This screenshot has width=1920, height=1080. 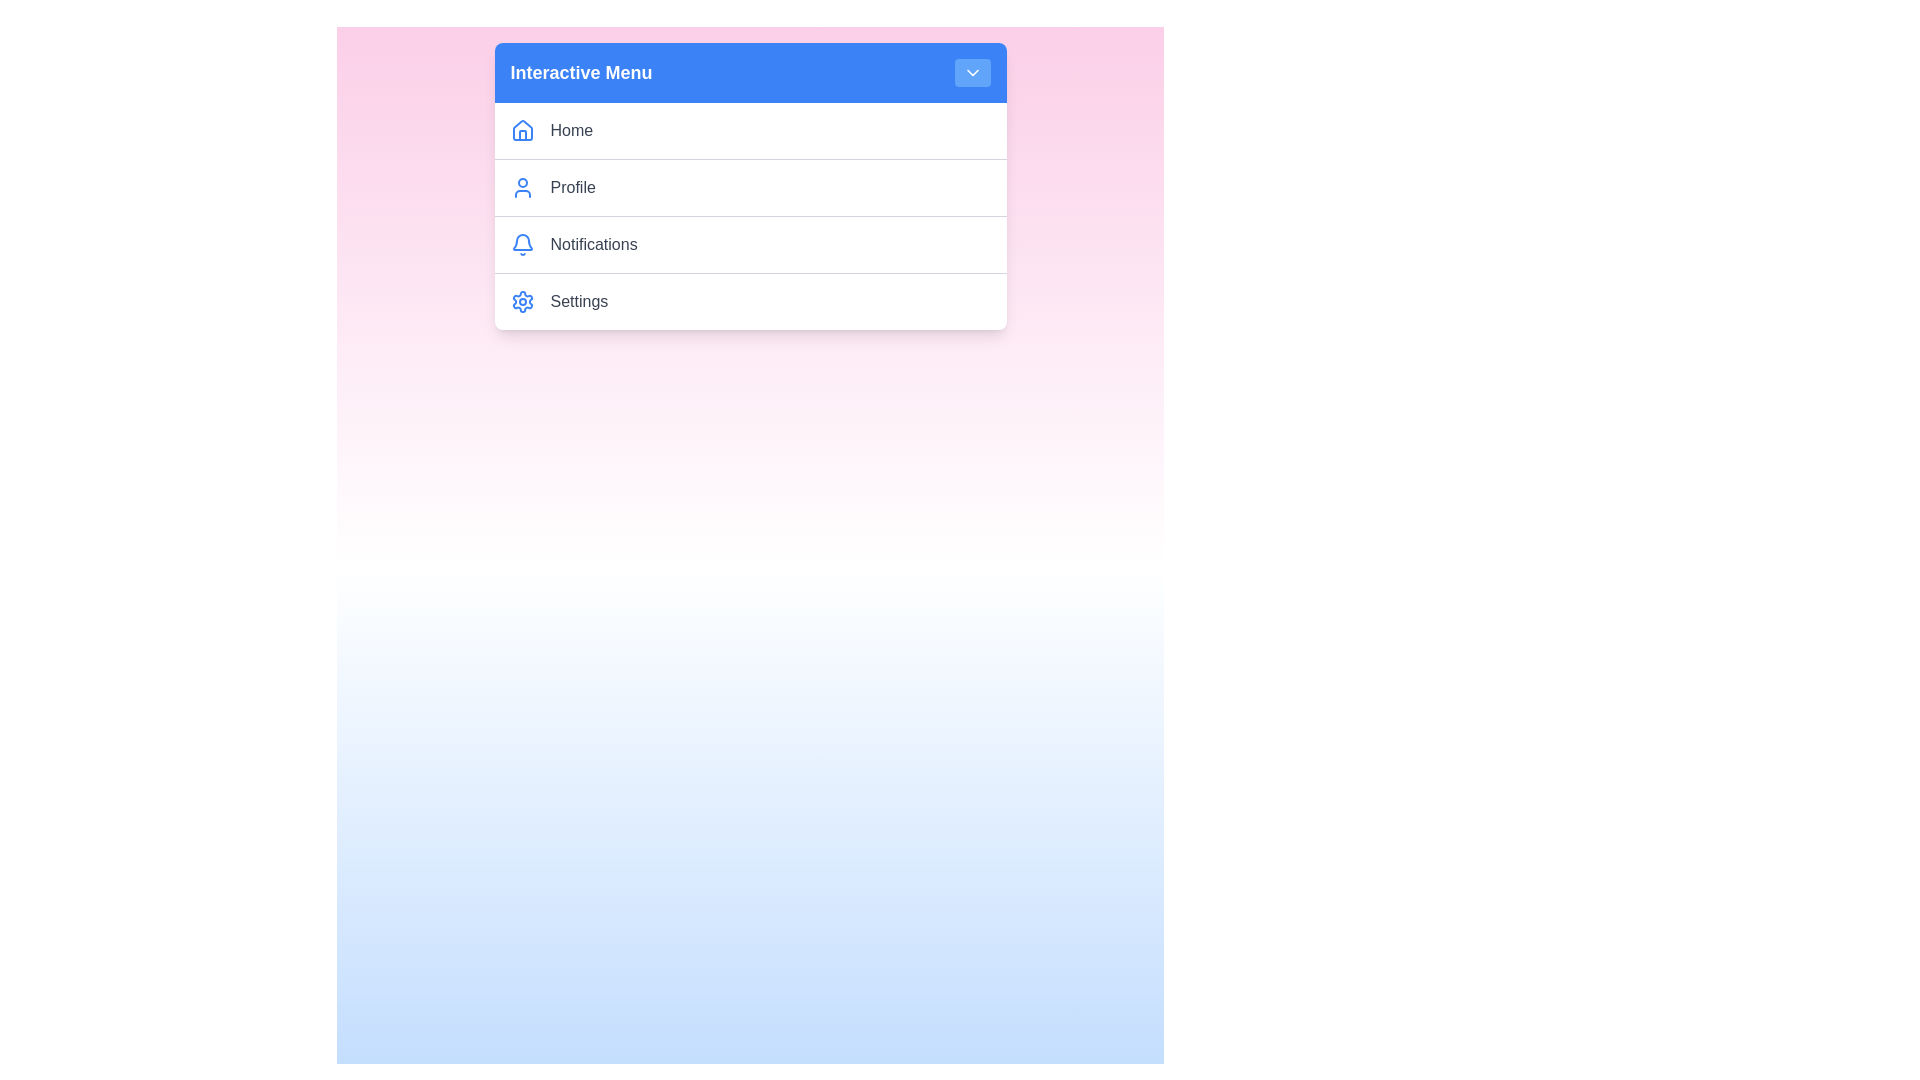 What do you see at coordinates (769, 131) in the screenshot?
I see `the menu item Home by clicking on it` at bounding box center [769, 131].